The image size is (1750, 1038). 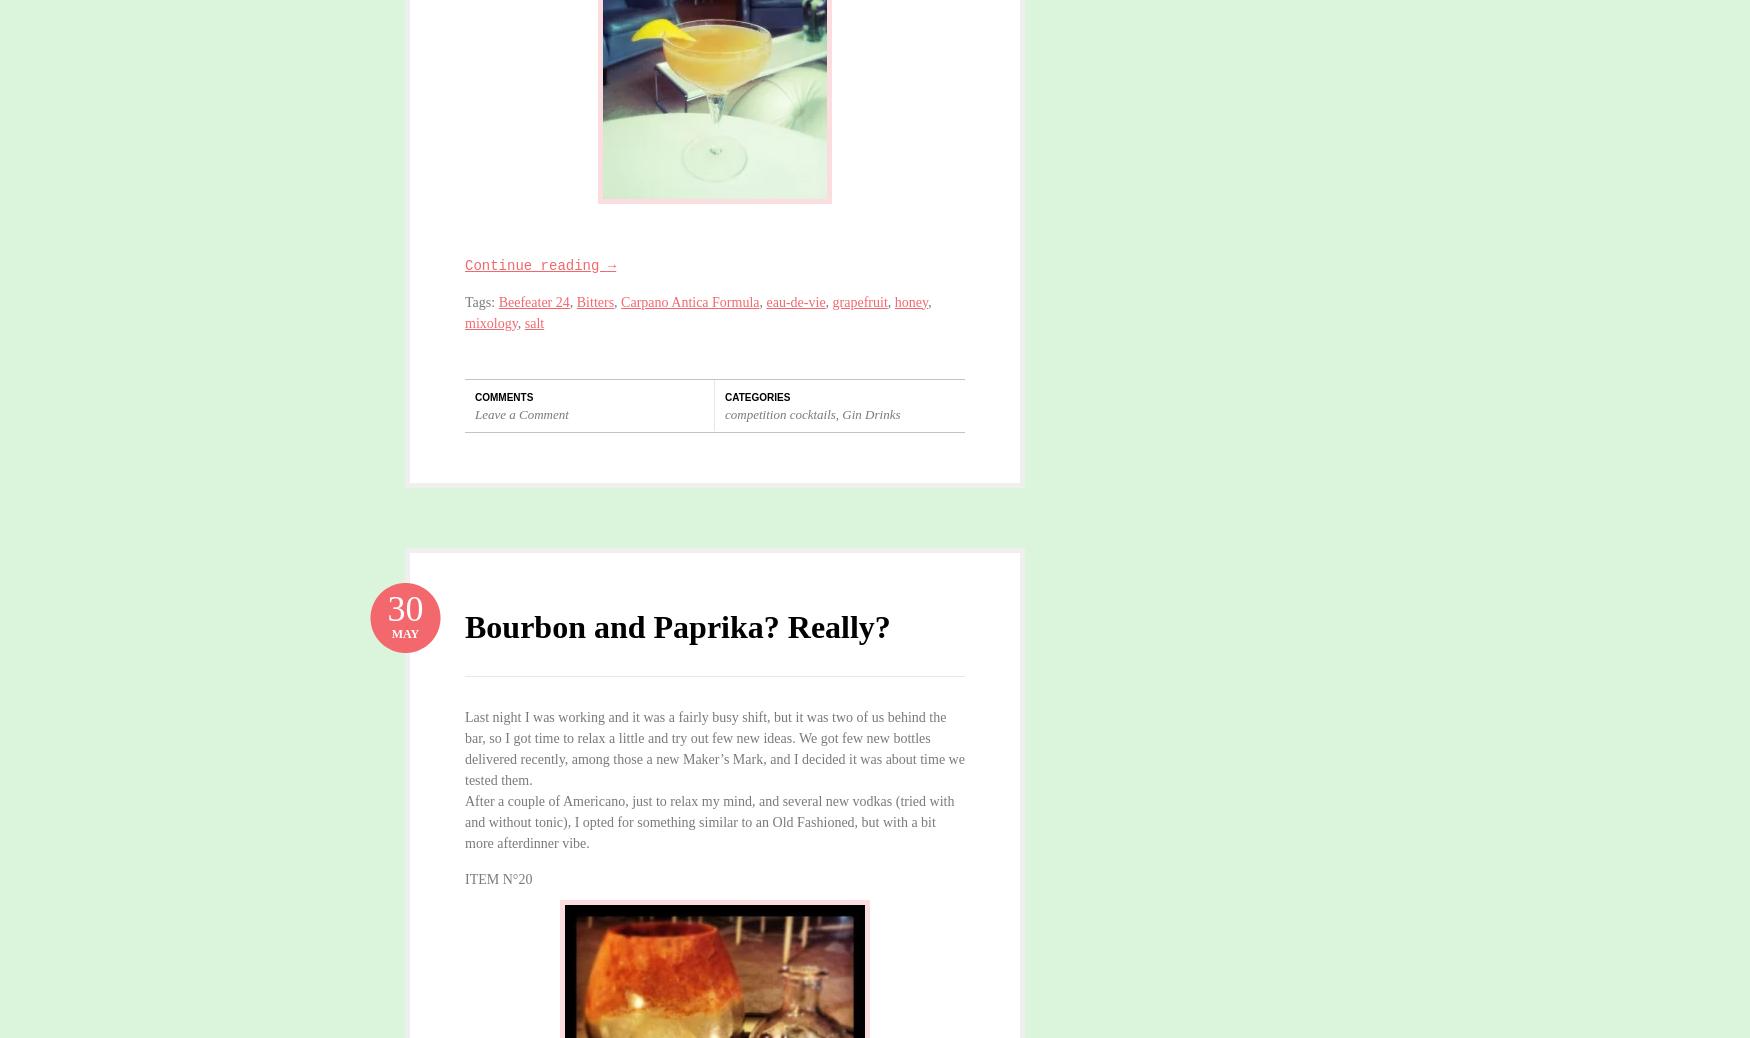 I want to click on 'mixology', so click(x=464, y=322).